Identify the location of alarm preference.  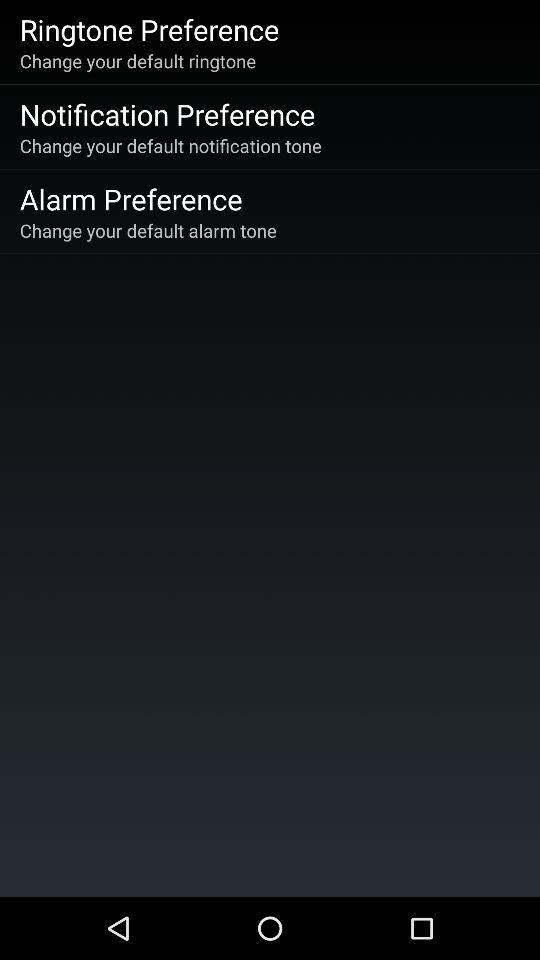
(131, 198).